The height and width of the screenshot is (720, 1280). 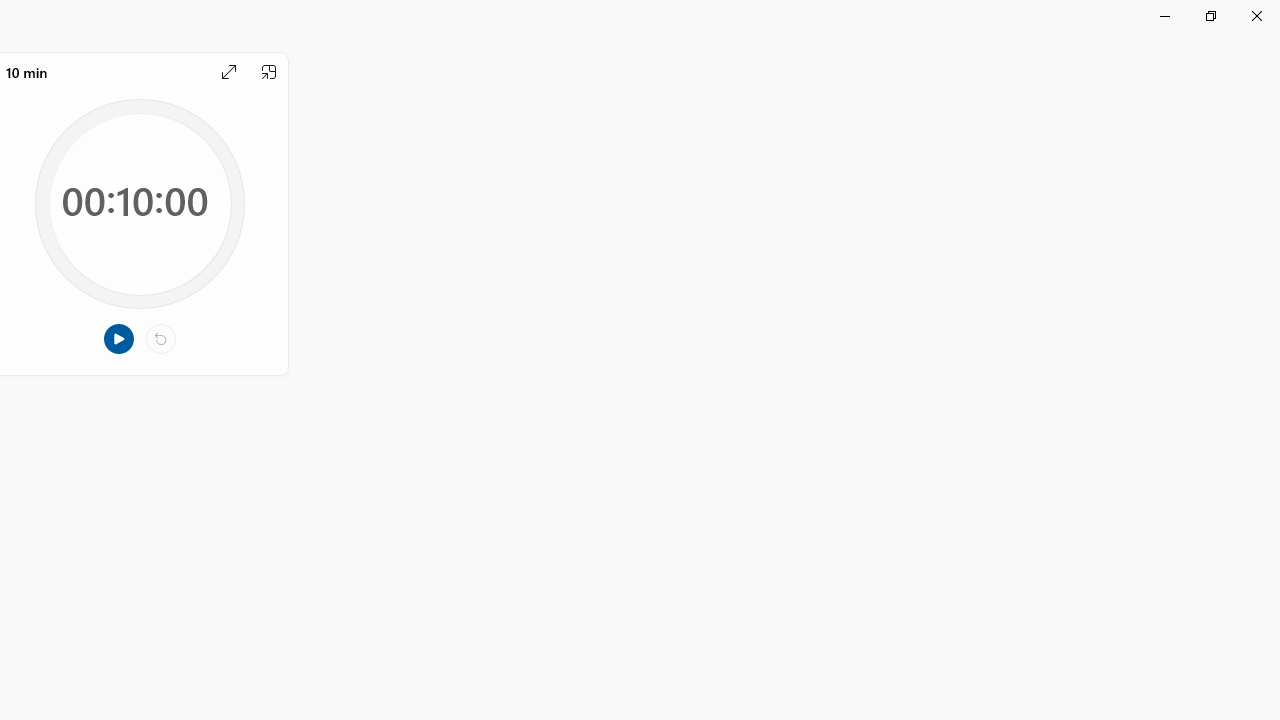 I want to click on 'Expand', so click(x=228, y=71).